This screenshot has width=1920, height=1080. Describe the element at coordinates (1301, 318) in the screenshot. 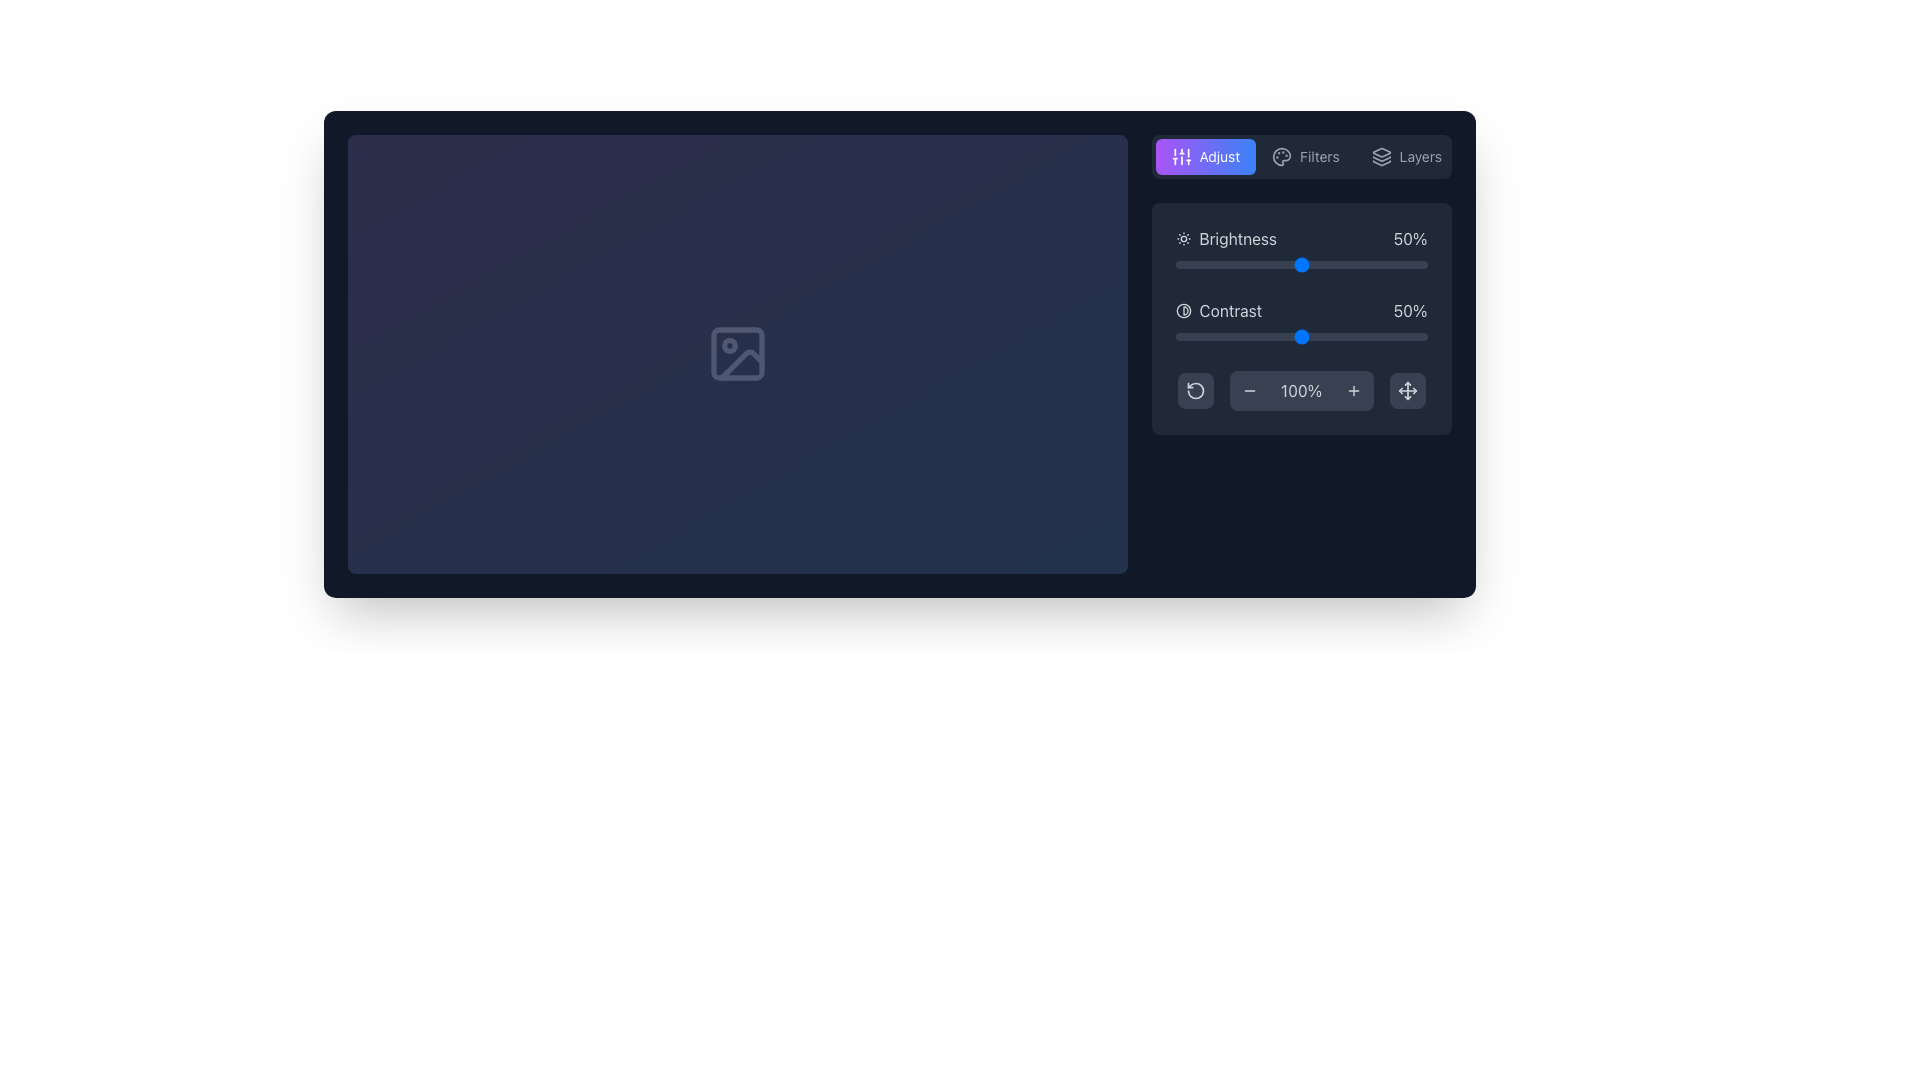

I see `the interactive buttons within the composite UI component for brightness and contrast adjustments, which includes labeled sliders and reset controls` at that location.